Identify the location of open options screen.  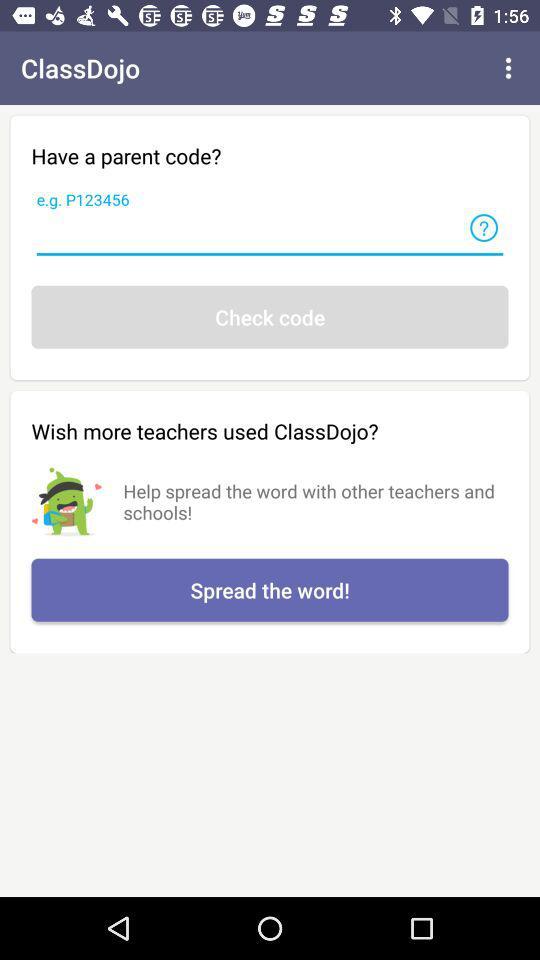
(508, 68).